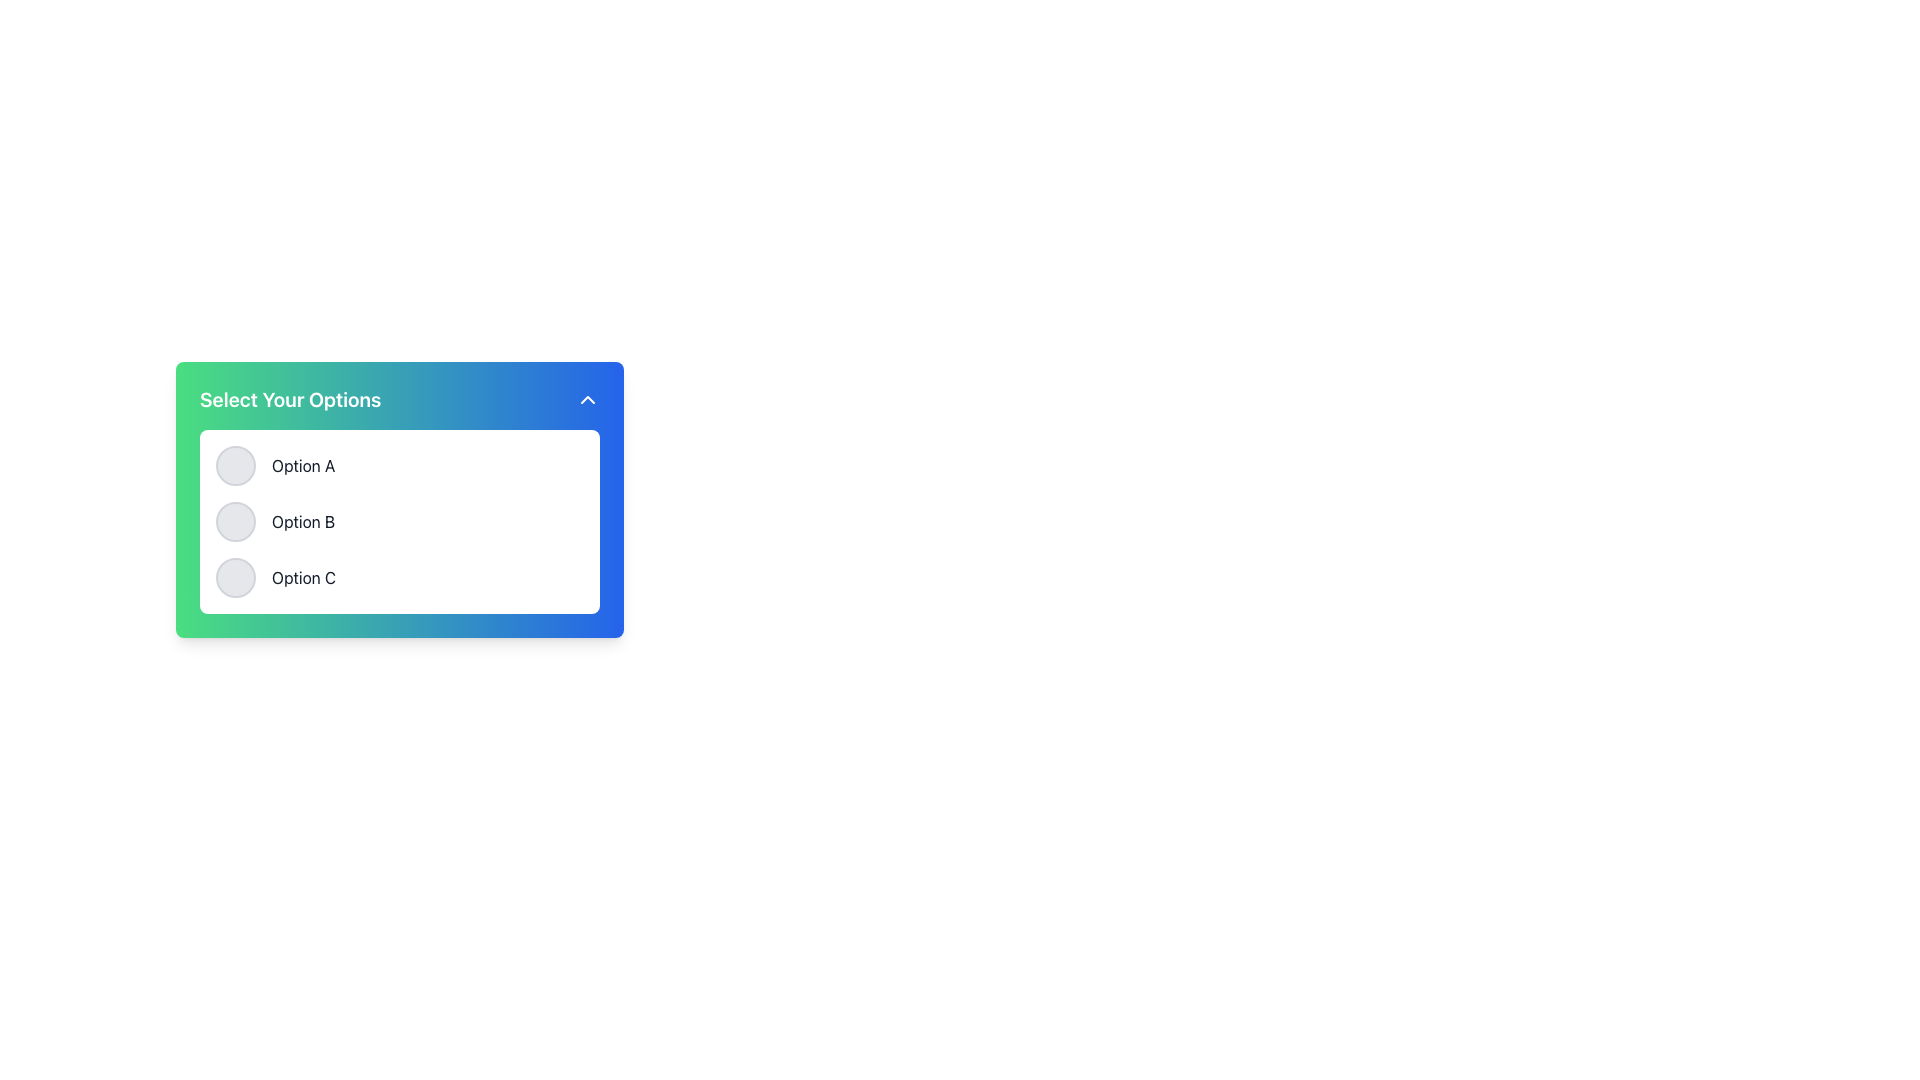  What do you see at coordinates (303, 578) in the screenshot?
I see `text label 'Option C' which serves as a description for the corresponding radio button in the vertical list of options` at bounding box center [303, 578].